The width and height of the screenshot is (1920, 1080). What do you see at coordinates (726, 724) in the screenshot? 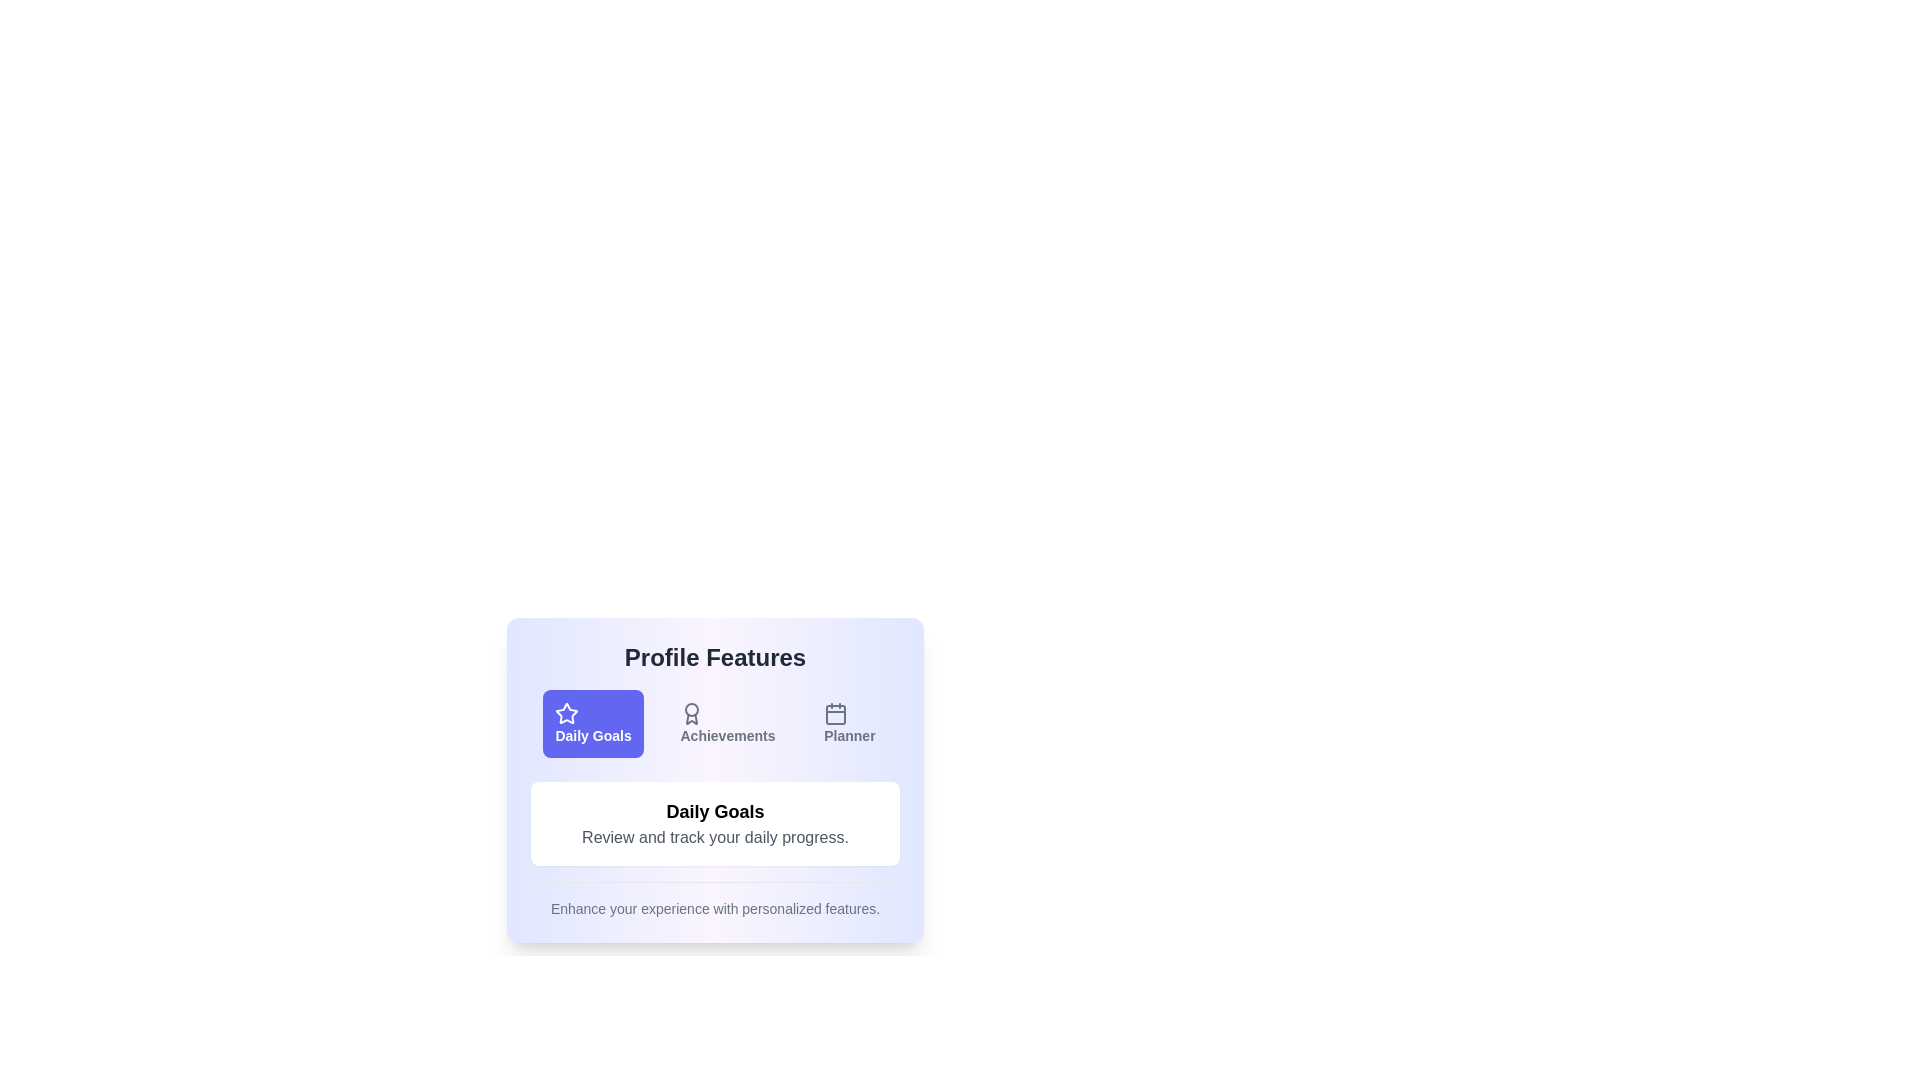
I see `the Achievements tab to switch to its content` at bounding box center [726, 724].